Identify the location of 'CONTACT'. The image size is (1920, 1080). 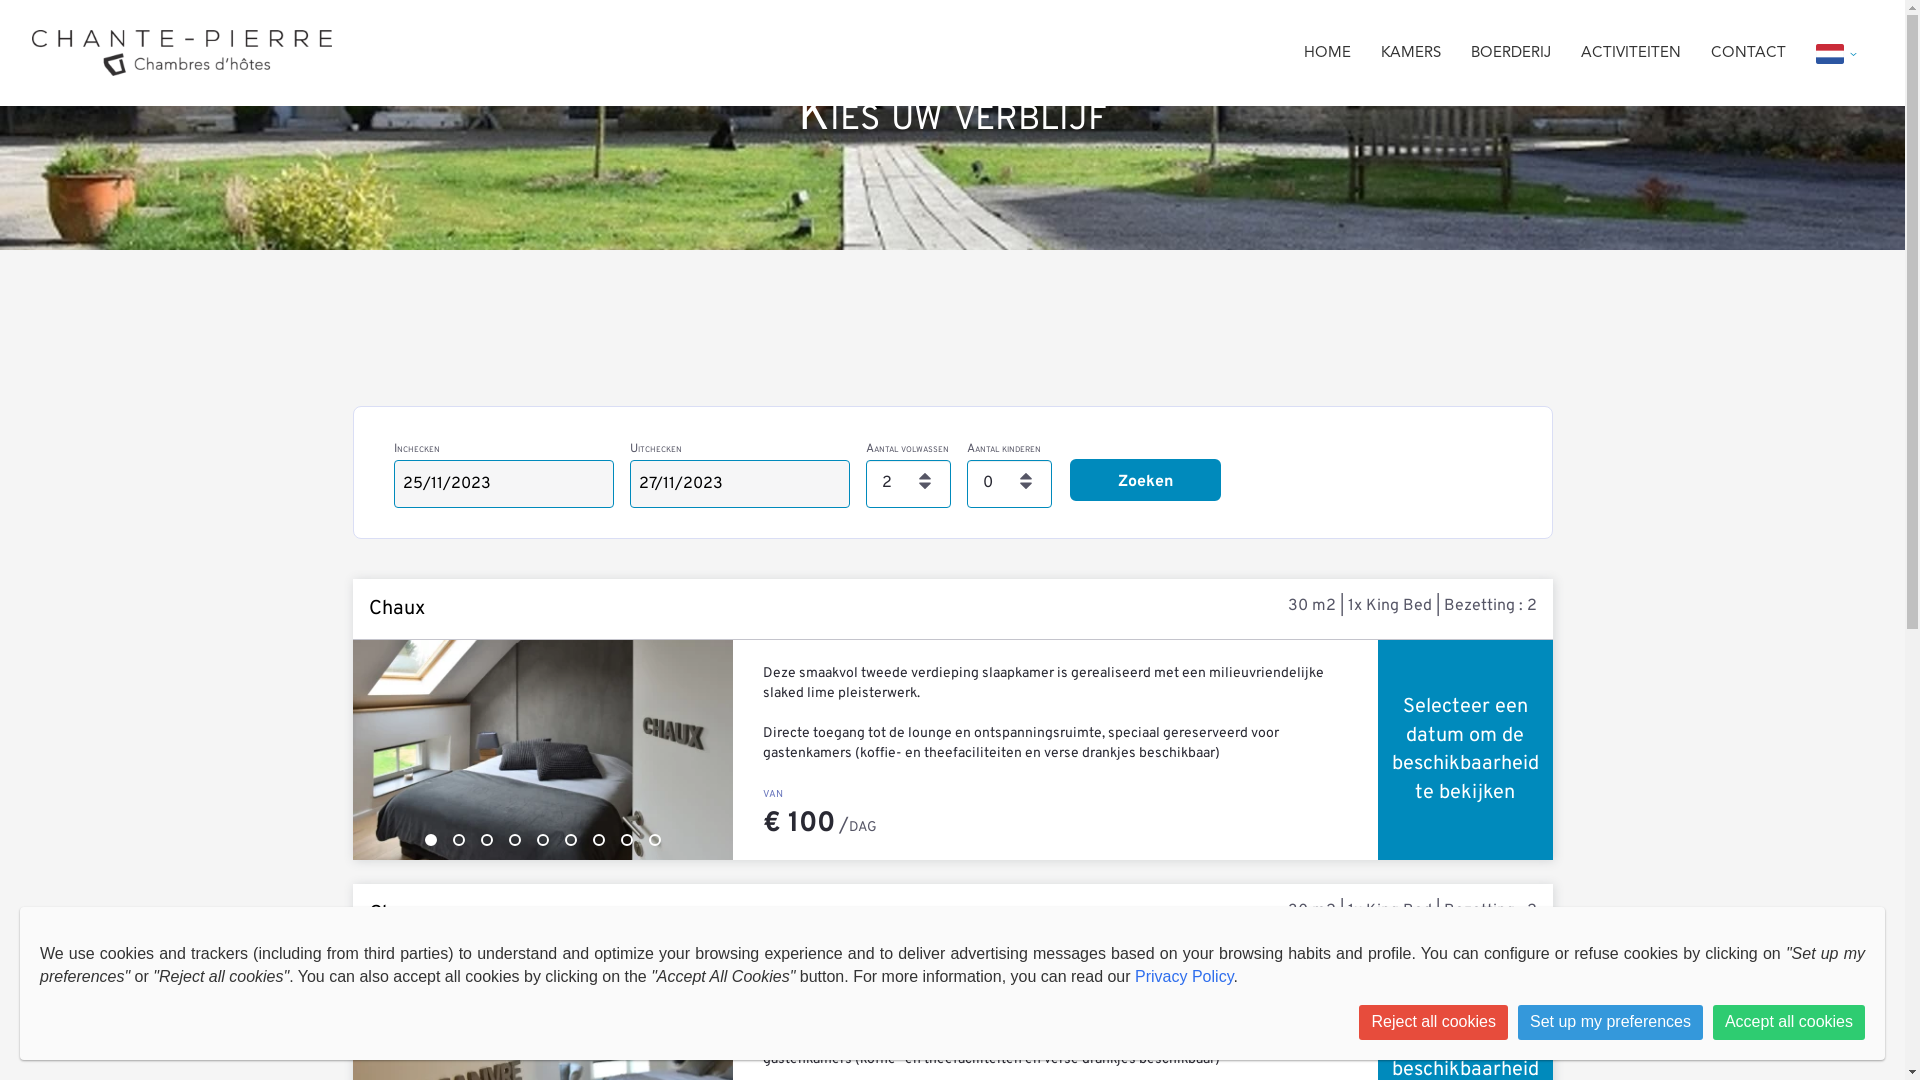
(1709, 52).